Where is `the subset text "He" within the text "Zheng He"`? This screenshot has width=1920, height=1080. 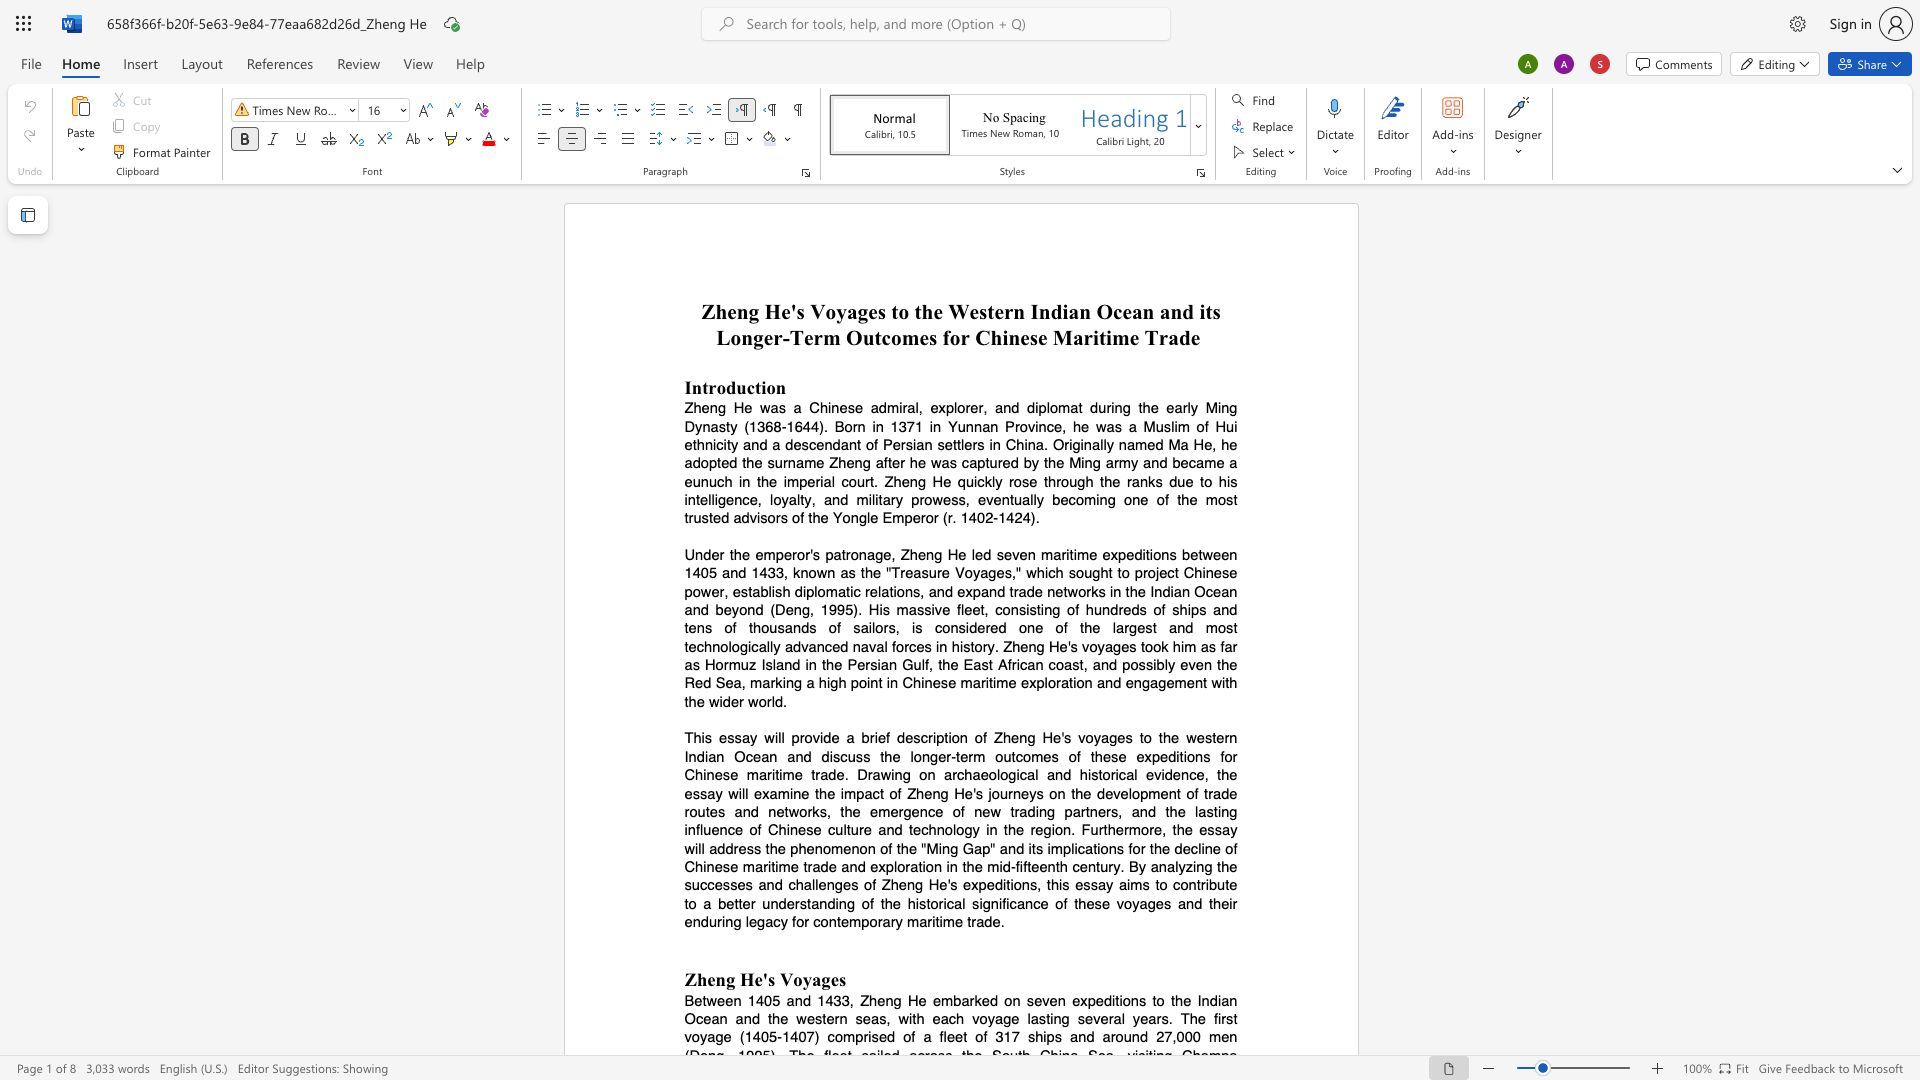 the subset text "He" within the text "Zheng He" is located at coordinates (738, 978).